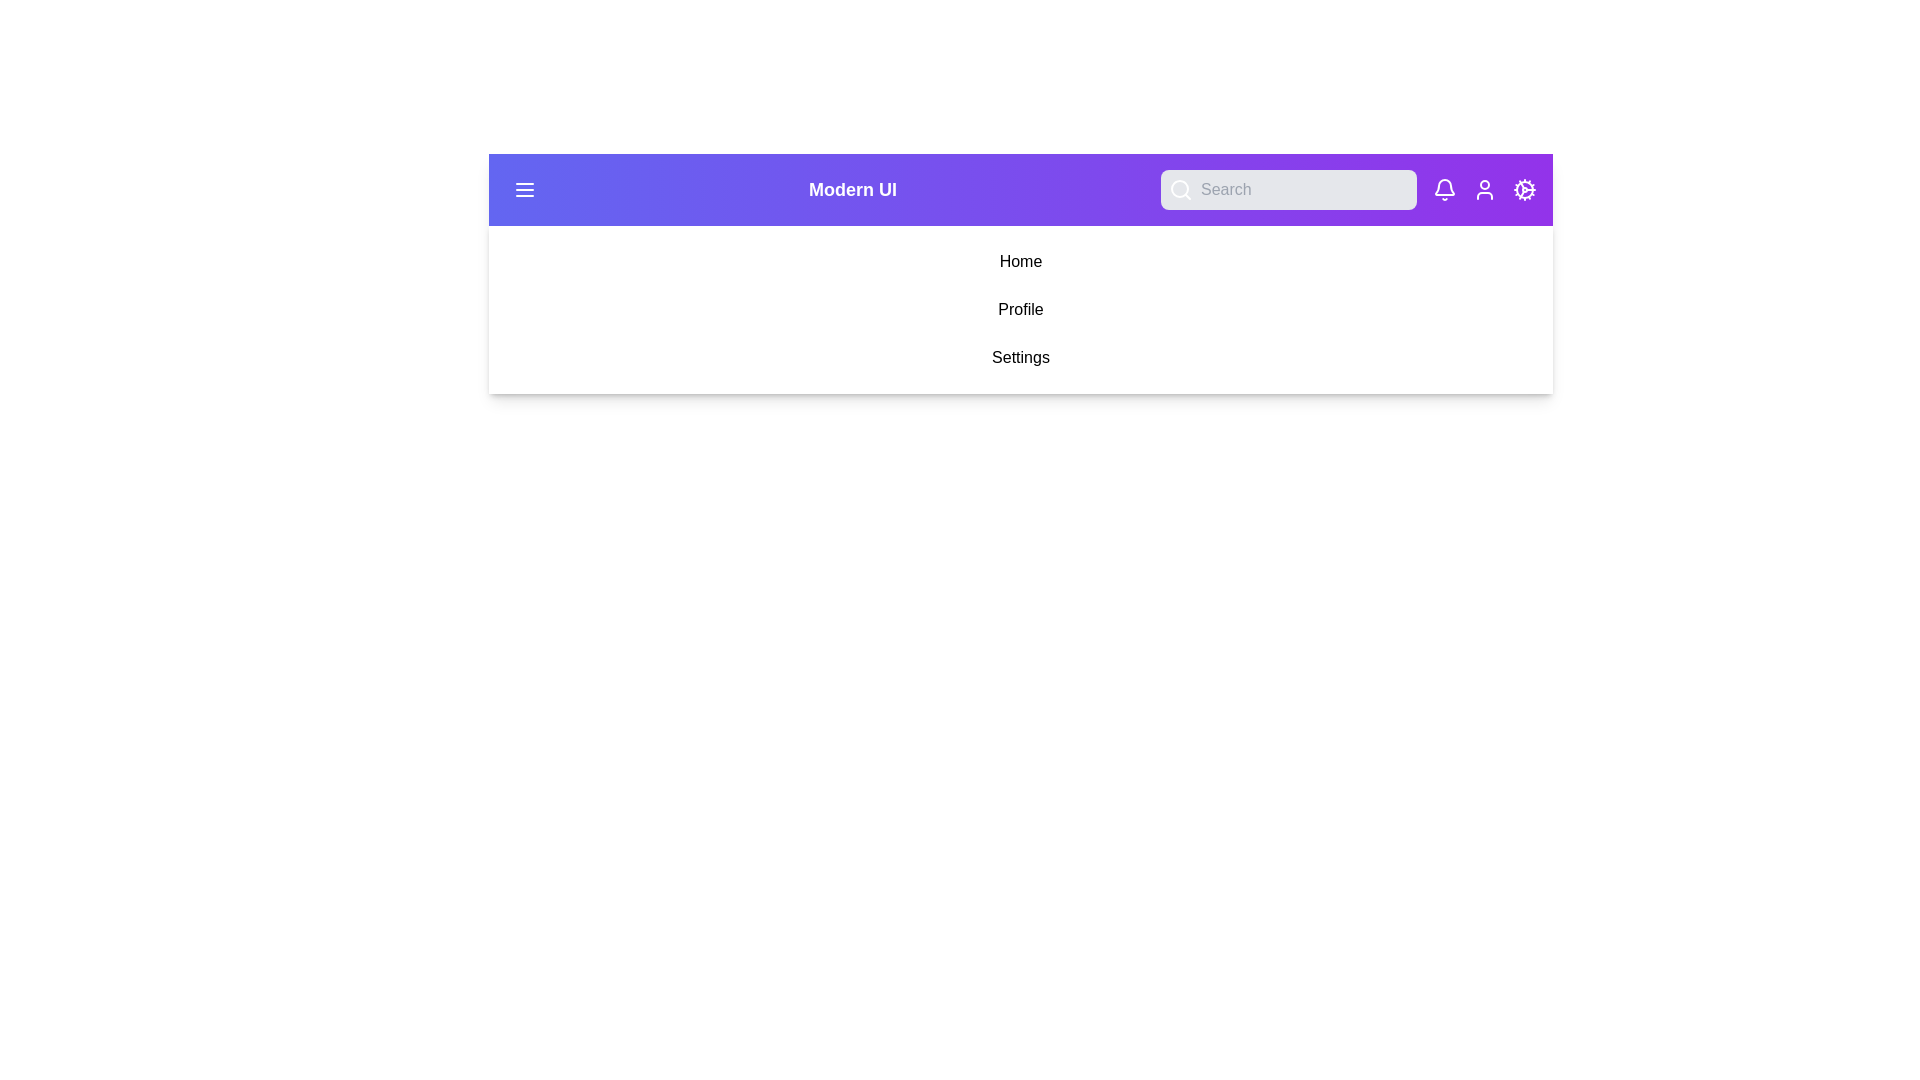  Describe the element at coordinates (1021, 261) in the screenshot. I see `the menu item Home` at that location.